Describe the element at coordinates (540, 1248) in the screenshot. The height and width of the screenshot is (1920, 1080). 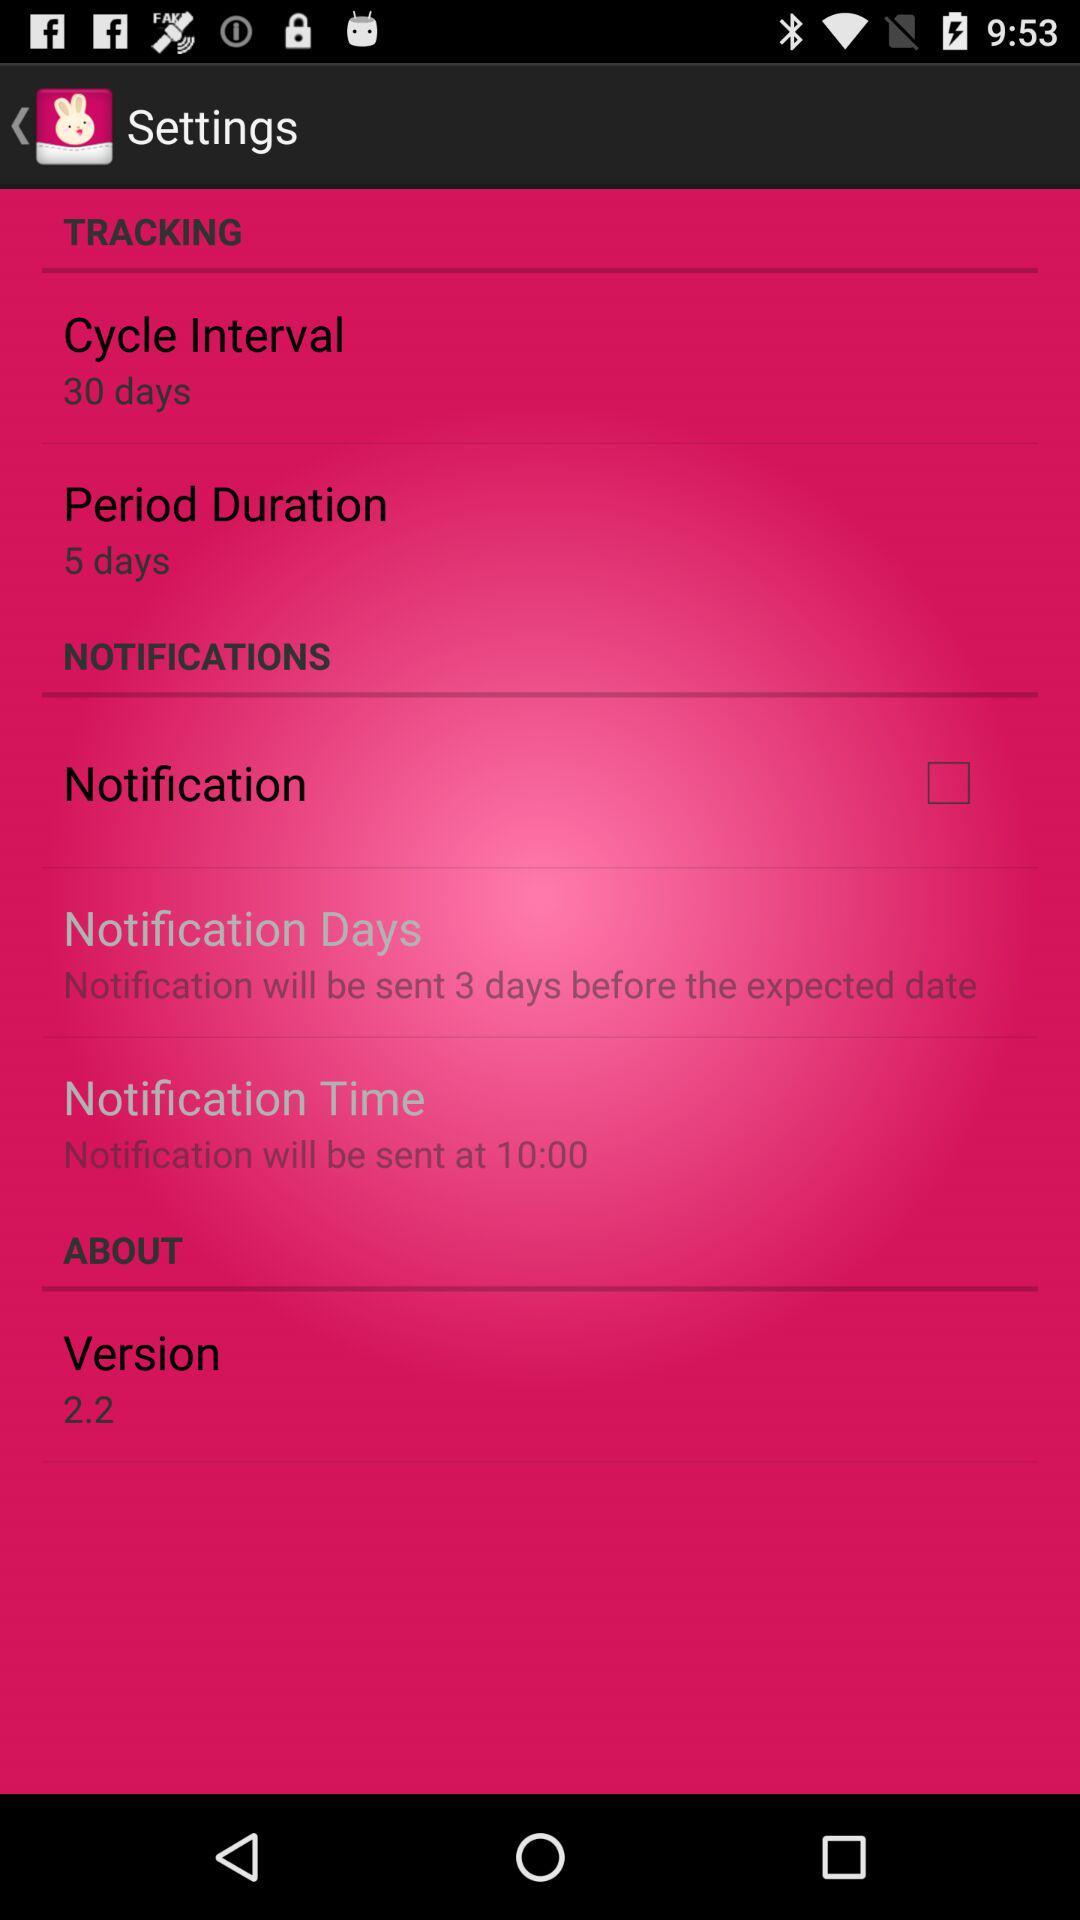
I see `the about icon` at that location.